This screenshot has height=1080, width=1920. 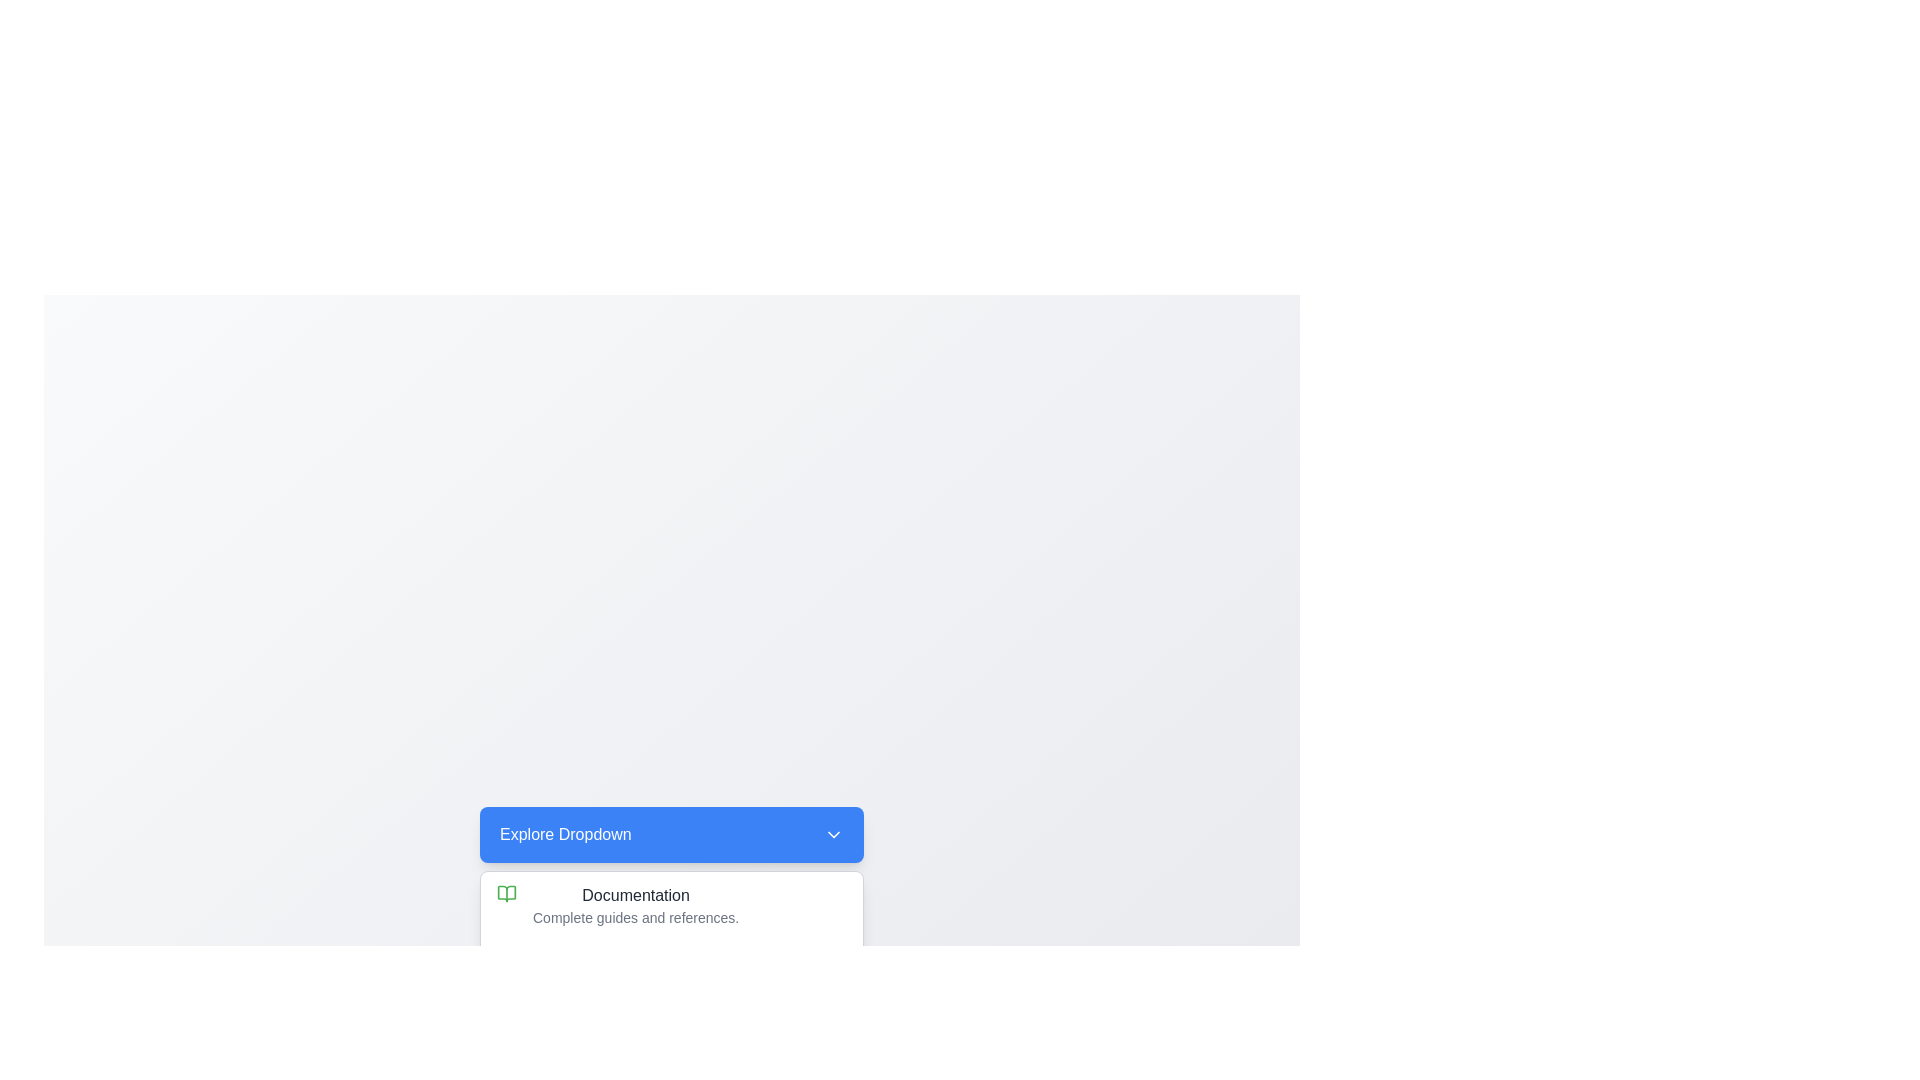 I want to click on the decorative vector graphic icon representing the right half outline of a book within the 'Documentation' menu item, located in the dropdown menu below the 'Explore Dropdown' button, so click(x=507, y=893).